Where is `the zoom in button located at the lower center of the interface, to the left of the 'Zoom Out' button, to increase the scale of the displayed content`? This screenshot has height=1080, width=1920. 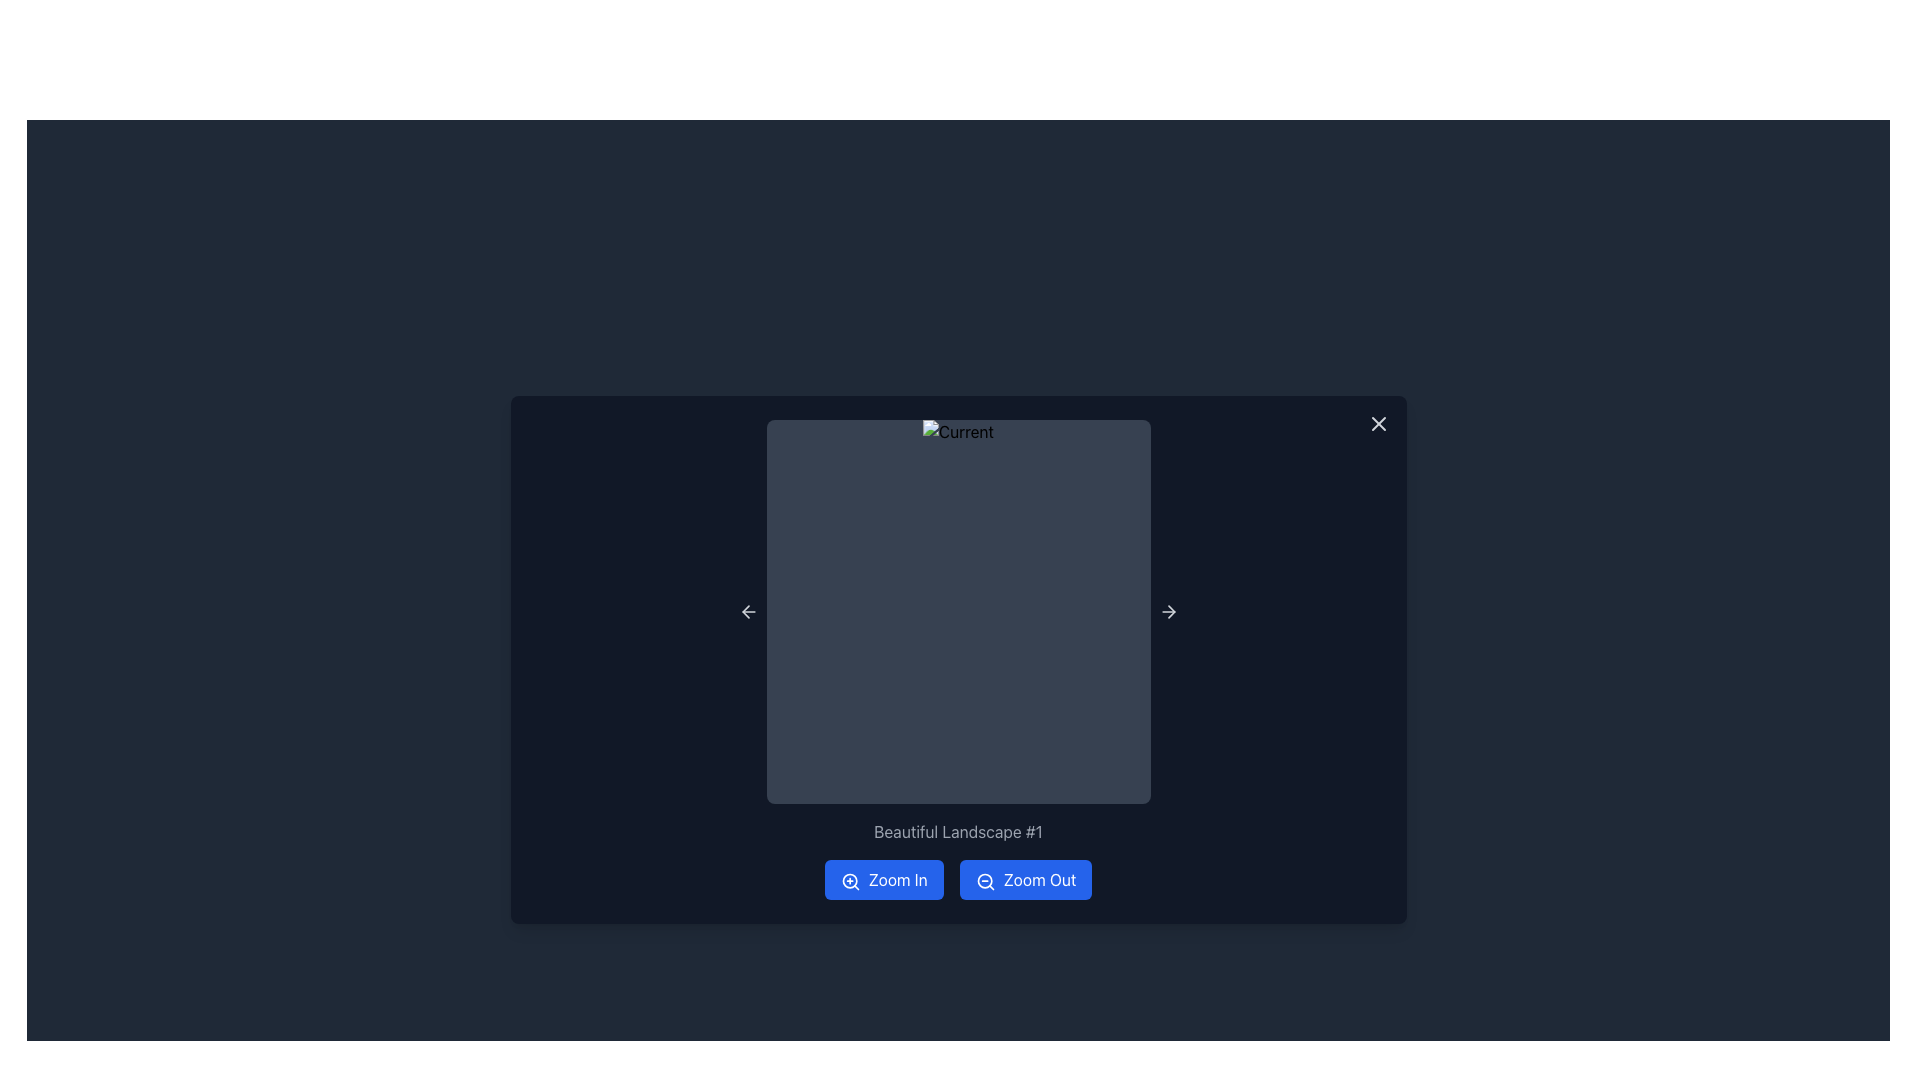 the zoom in button located at the lower center of the interface, to the left of the 'Zoom Out' button, to increase the scale of the displayed content is located at coordinates (883, 878).